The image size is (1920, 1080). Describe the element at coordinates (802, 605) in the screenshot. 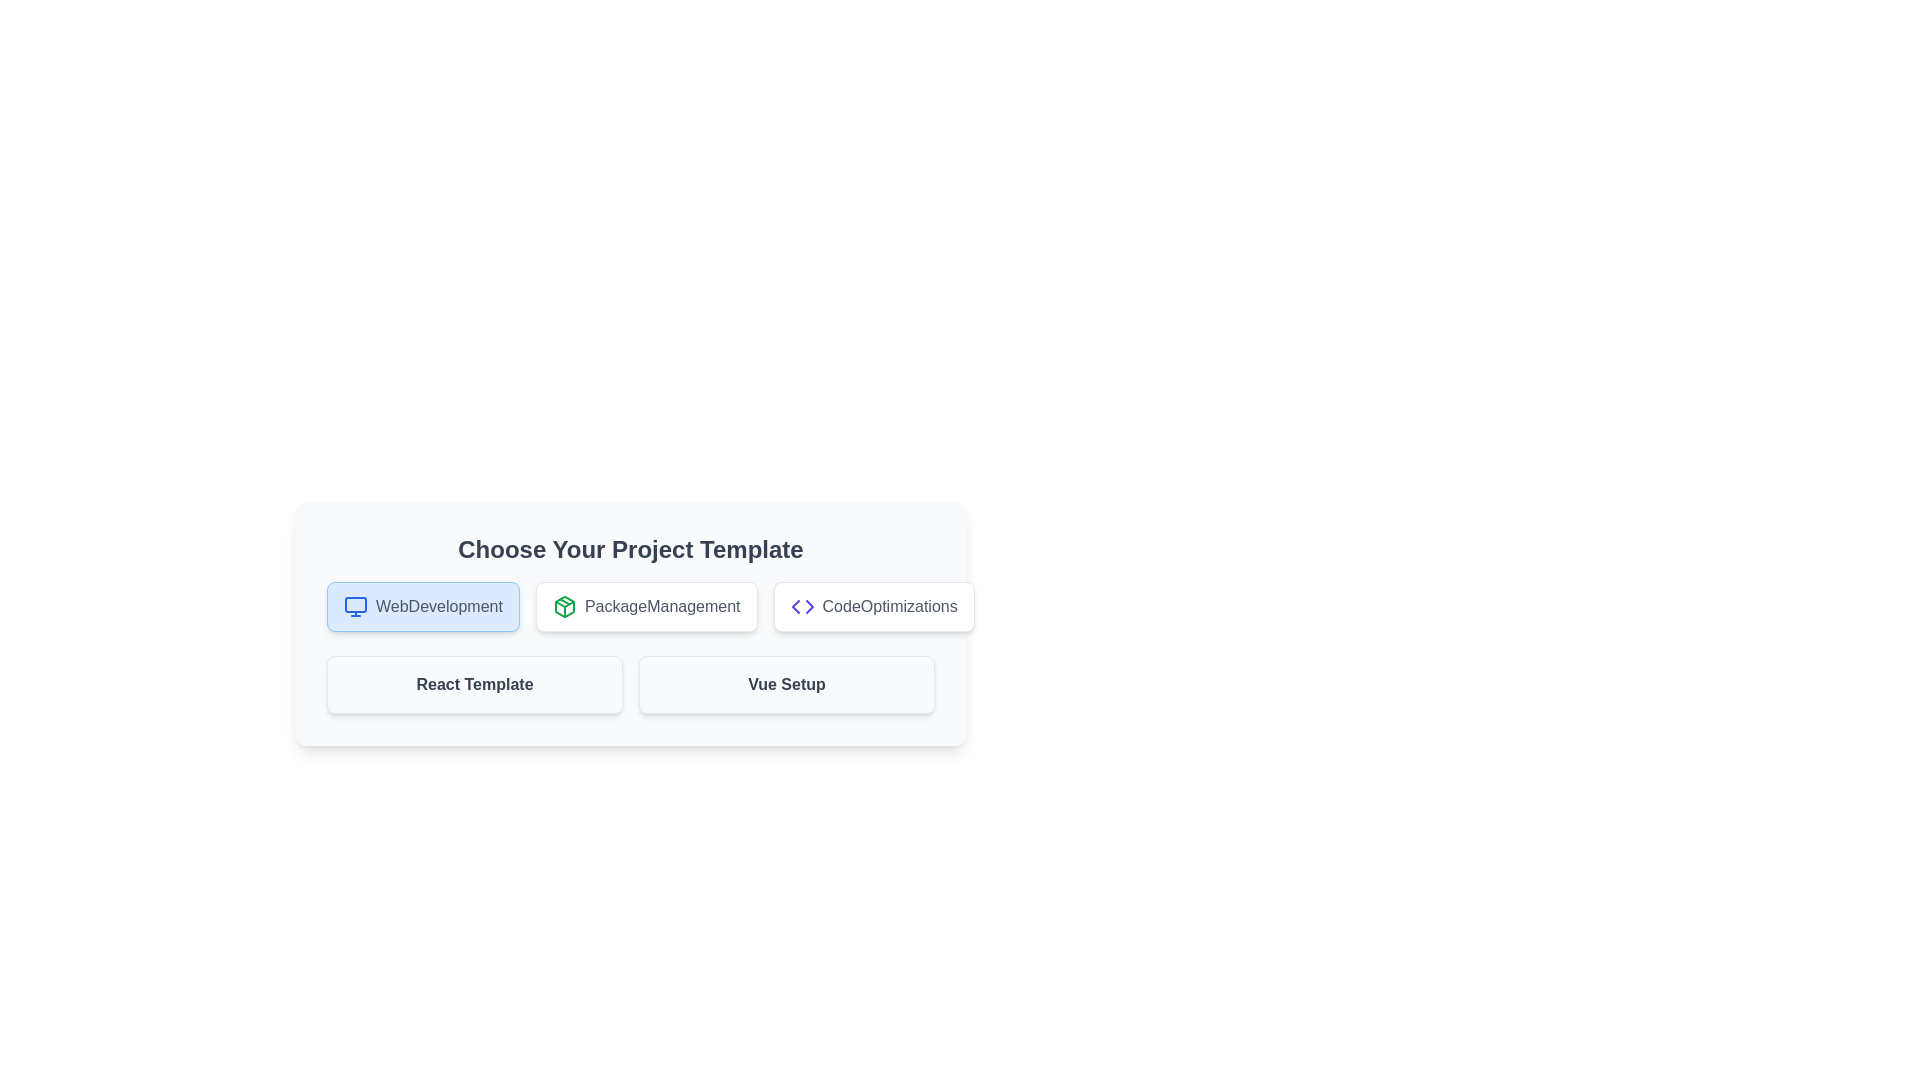

I see `the indigo coding icon composed of two triangular brackets located on the left side of the 'CodeOptimizations' button in the top-center part of the interface` at that location.